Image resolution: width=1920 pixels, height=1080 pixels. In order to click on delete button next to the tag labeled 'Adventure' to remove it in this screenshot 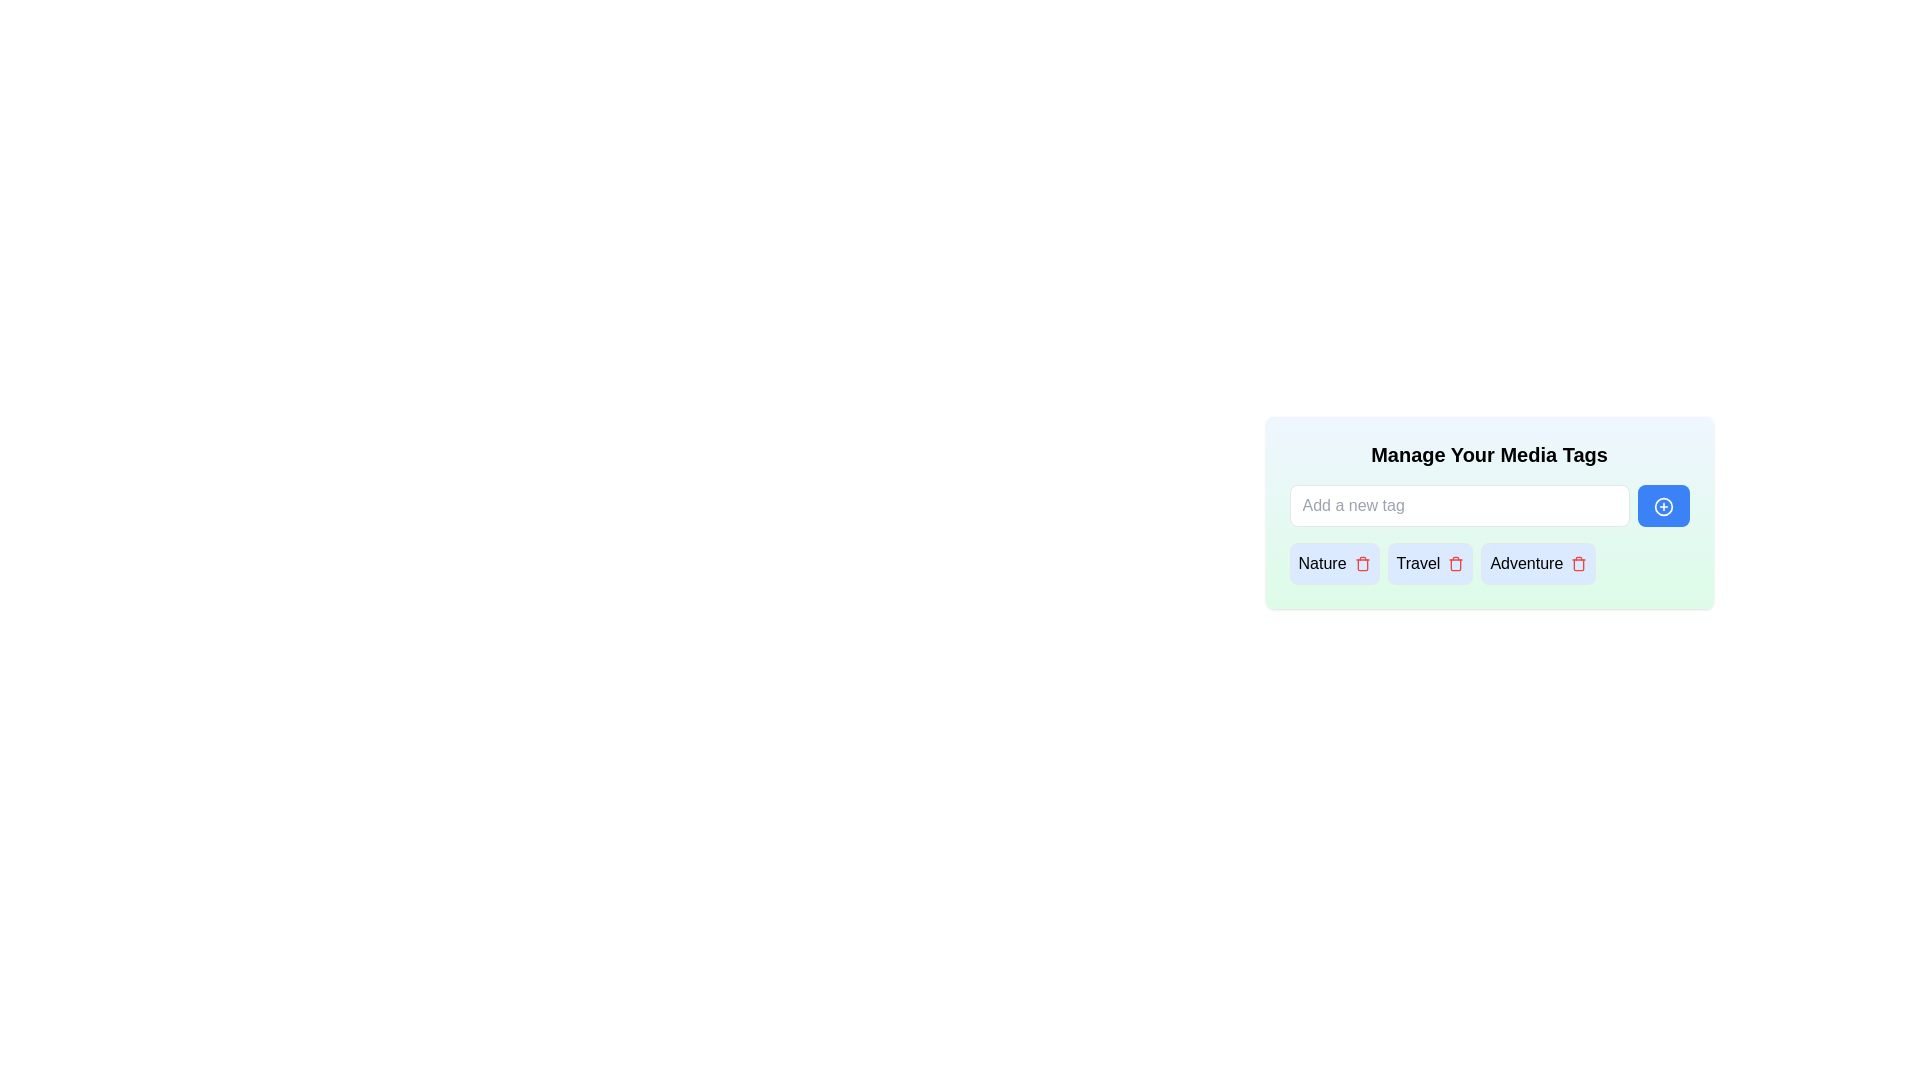, I will do `click(1578, 563)`.